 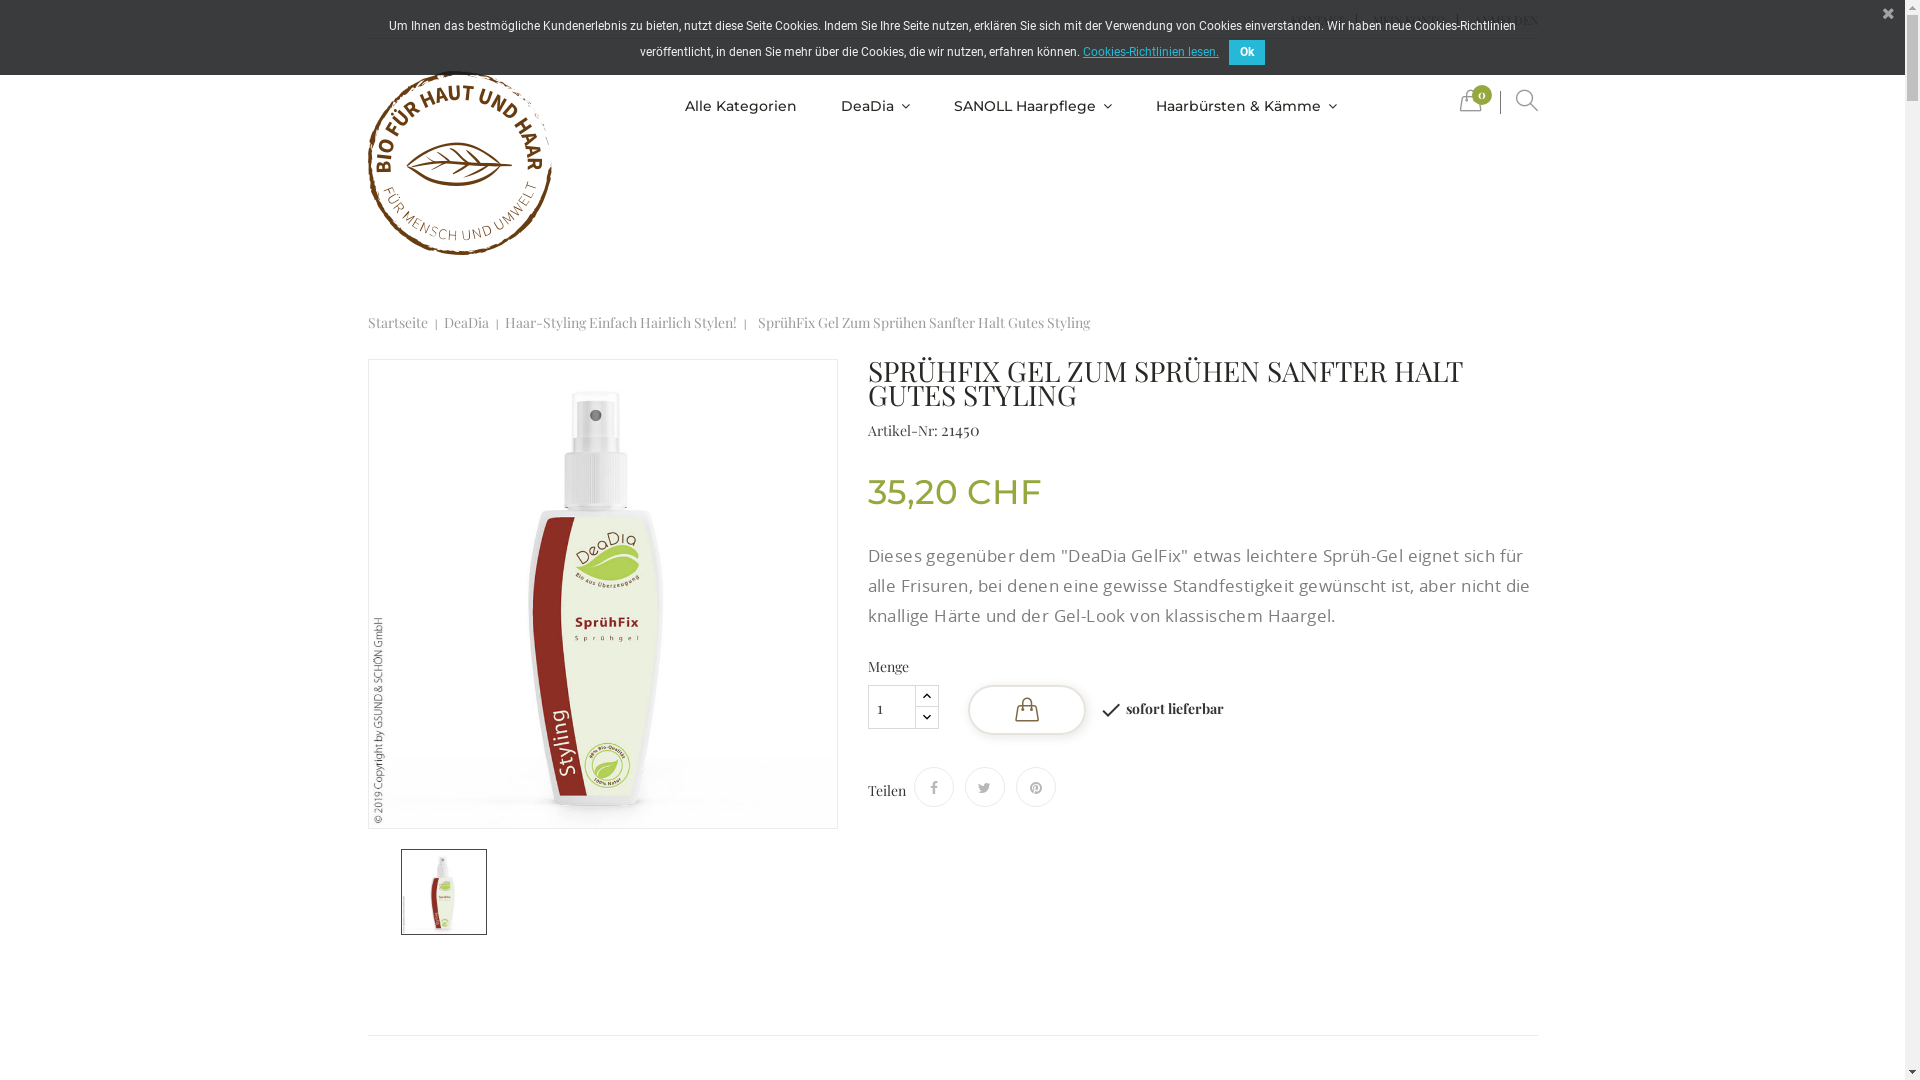 What do you see at coordinates (1027, 708) in the screenshot?
I see `'IN DEN WARENKORB'` at bounding box center [1027, 708].